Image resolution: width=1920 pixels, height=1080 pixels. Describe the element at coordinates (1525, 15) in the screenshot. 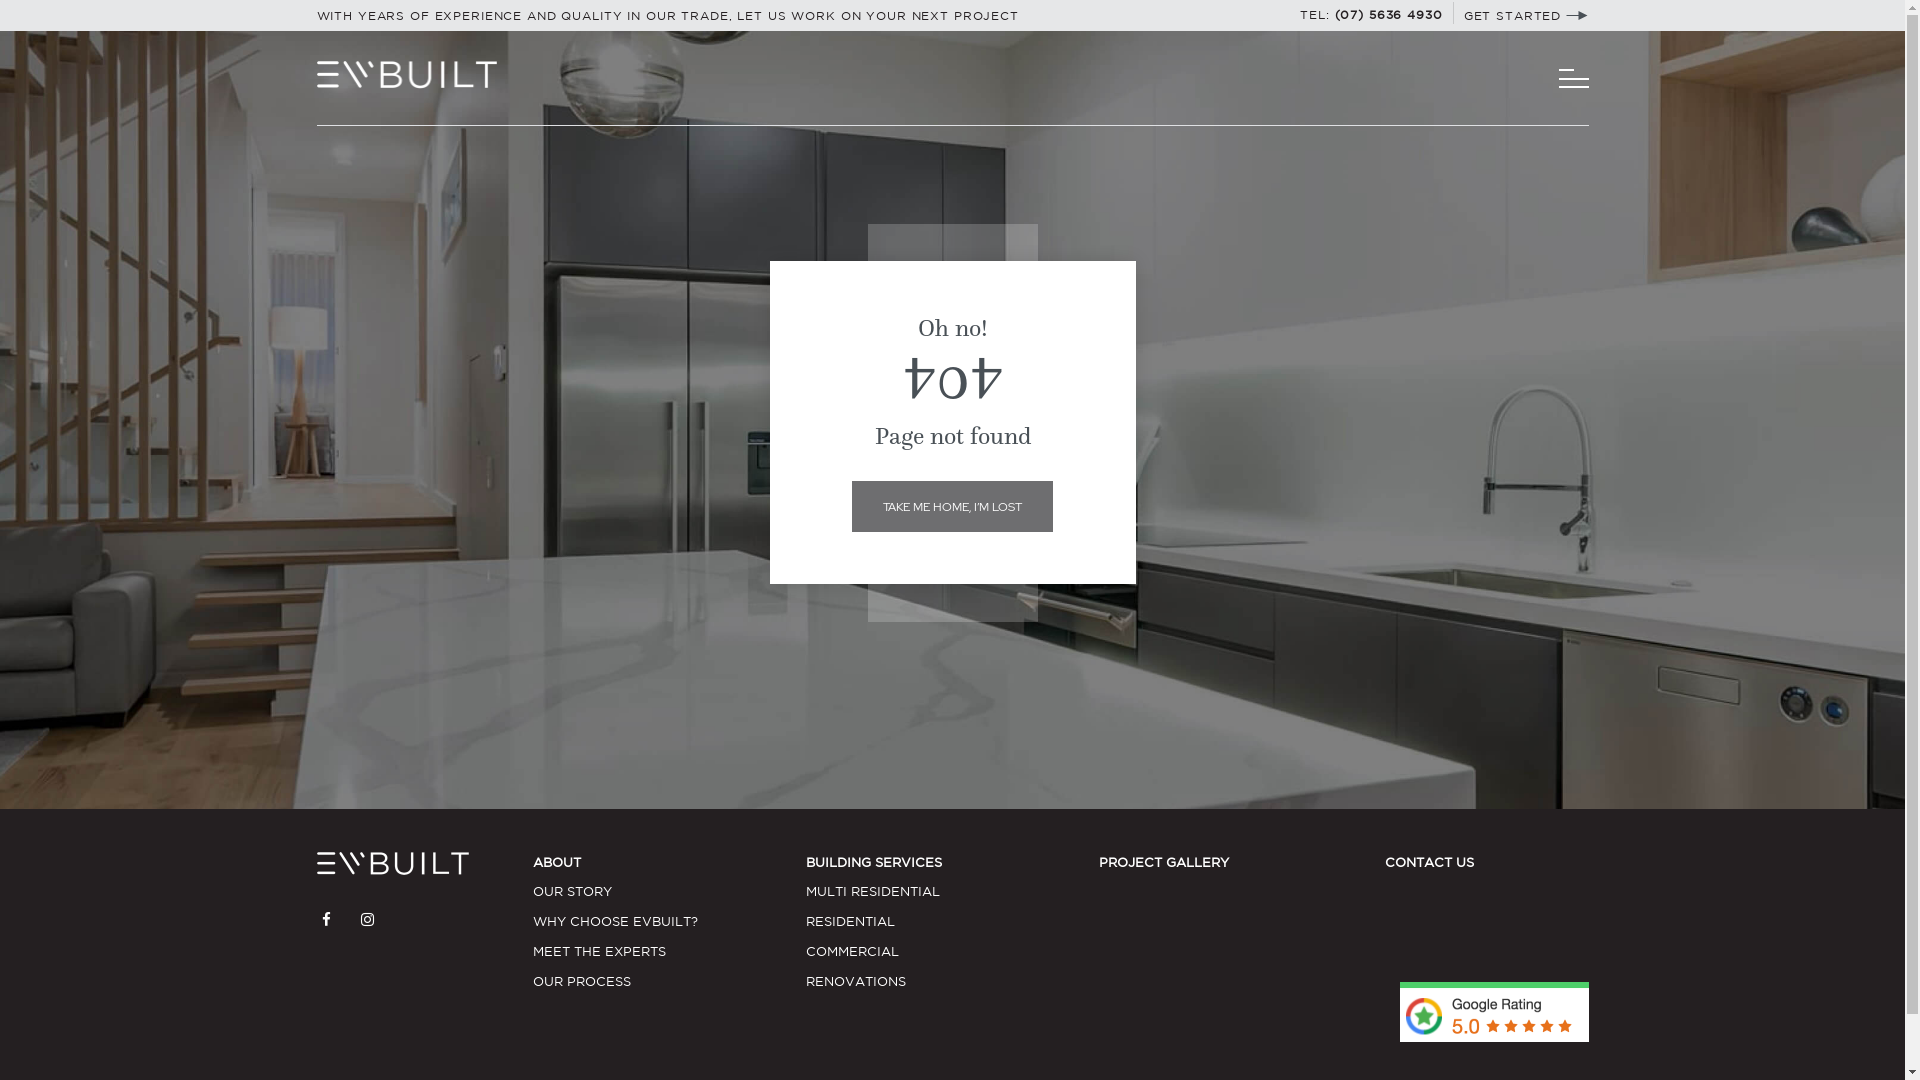

I see `'GET STARTED'` at that location.